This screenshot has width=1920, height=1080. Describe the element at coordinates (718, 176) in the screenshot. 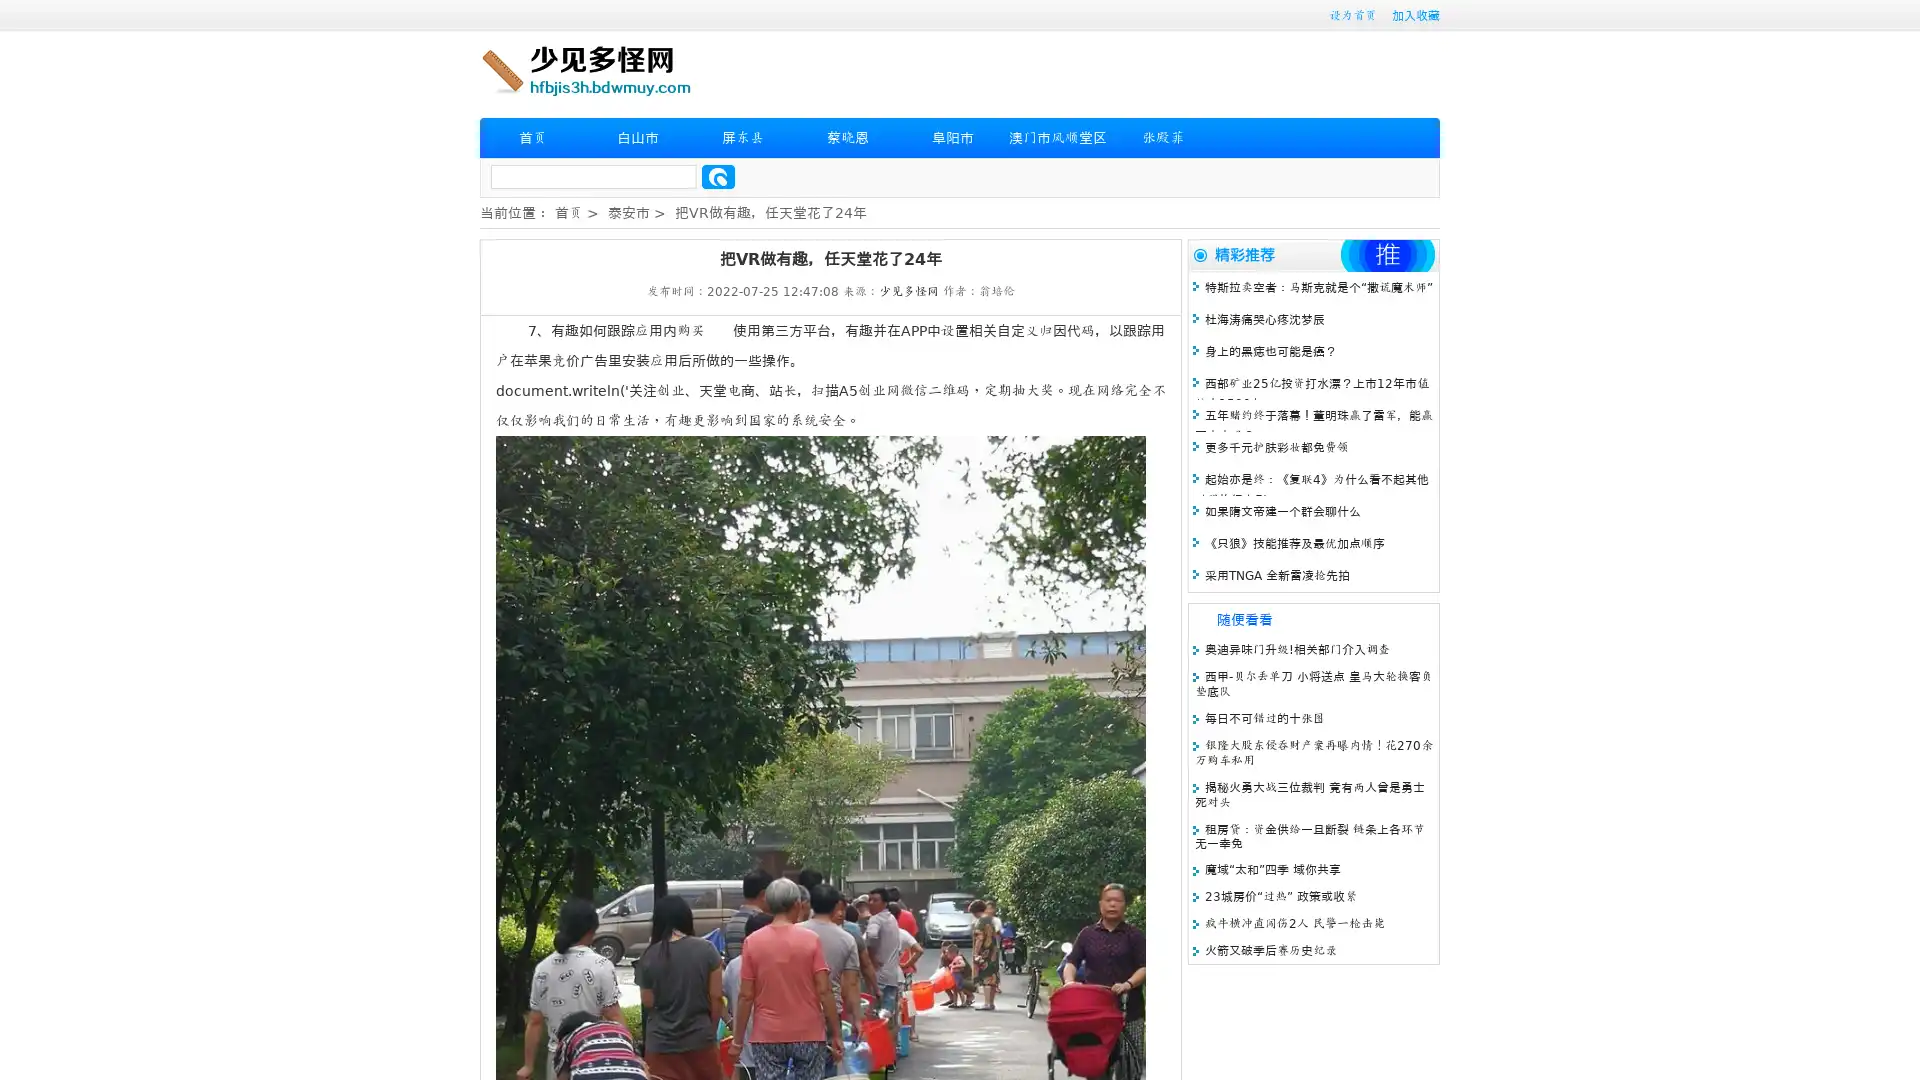

I see `Search` at that location.